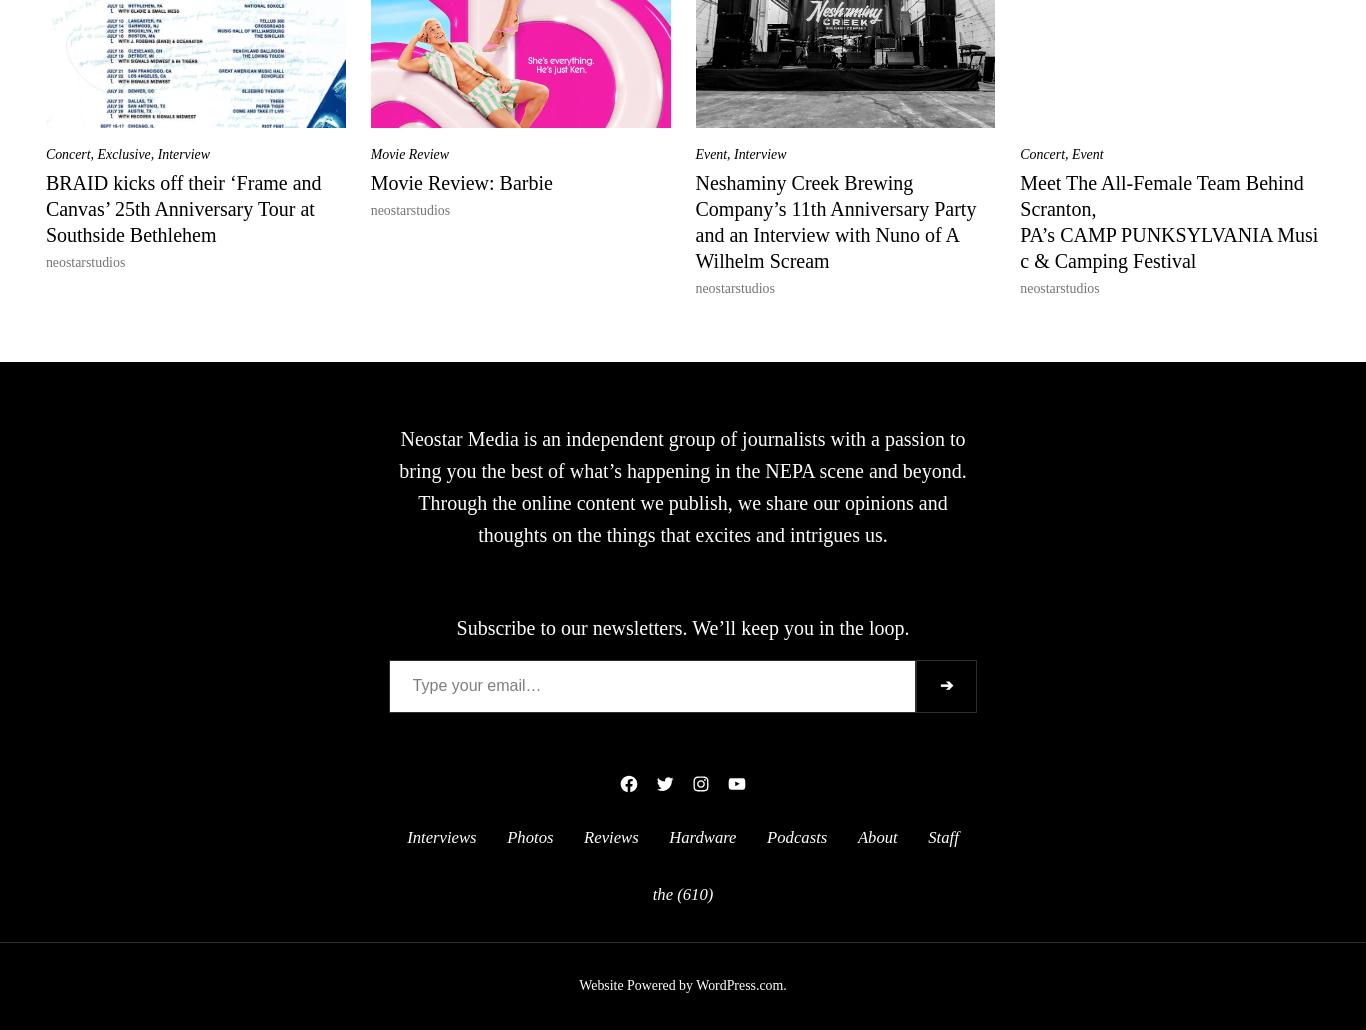 This screenshot has height=1030, width=1366. I want to click on 'Hardware', so click(702, 835).